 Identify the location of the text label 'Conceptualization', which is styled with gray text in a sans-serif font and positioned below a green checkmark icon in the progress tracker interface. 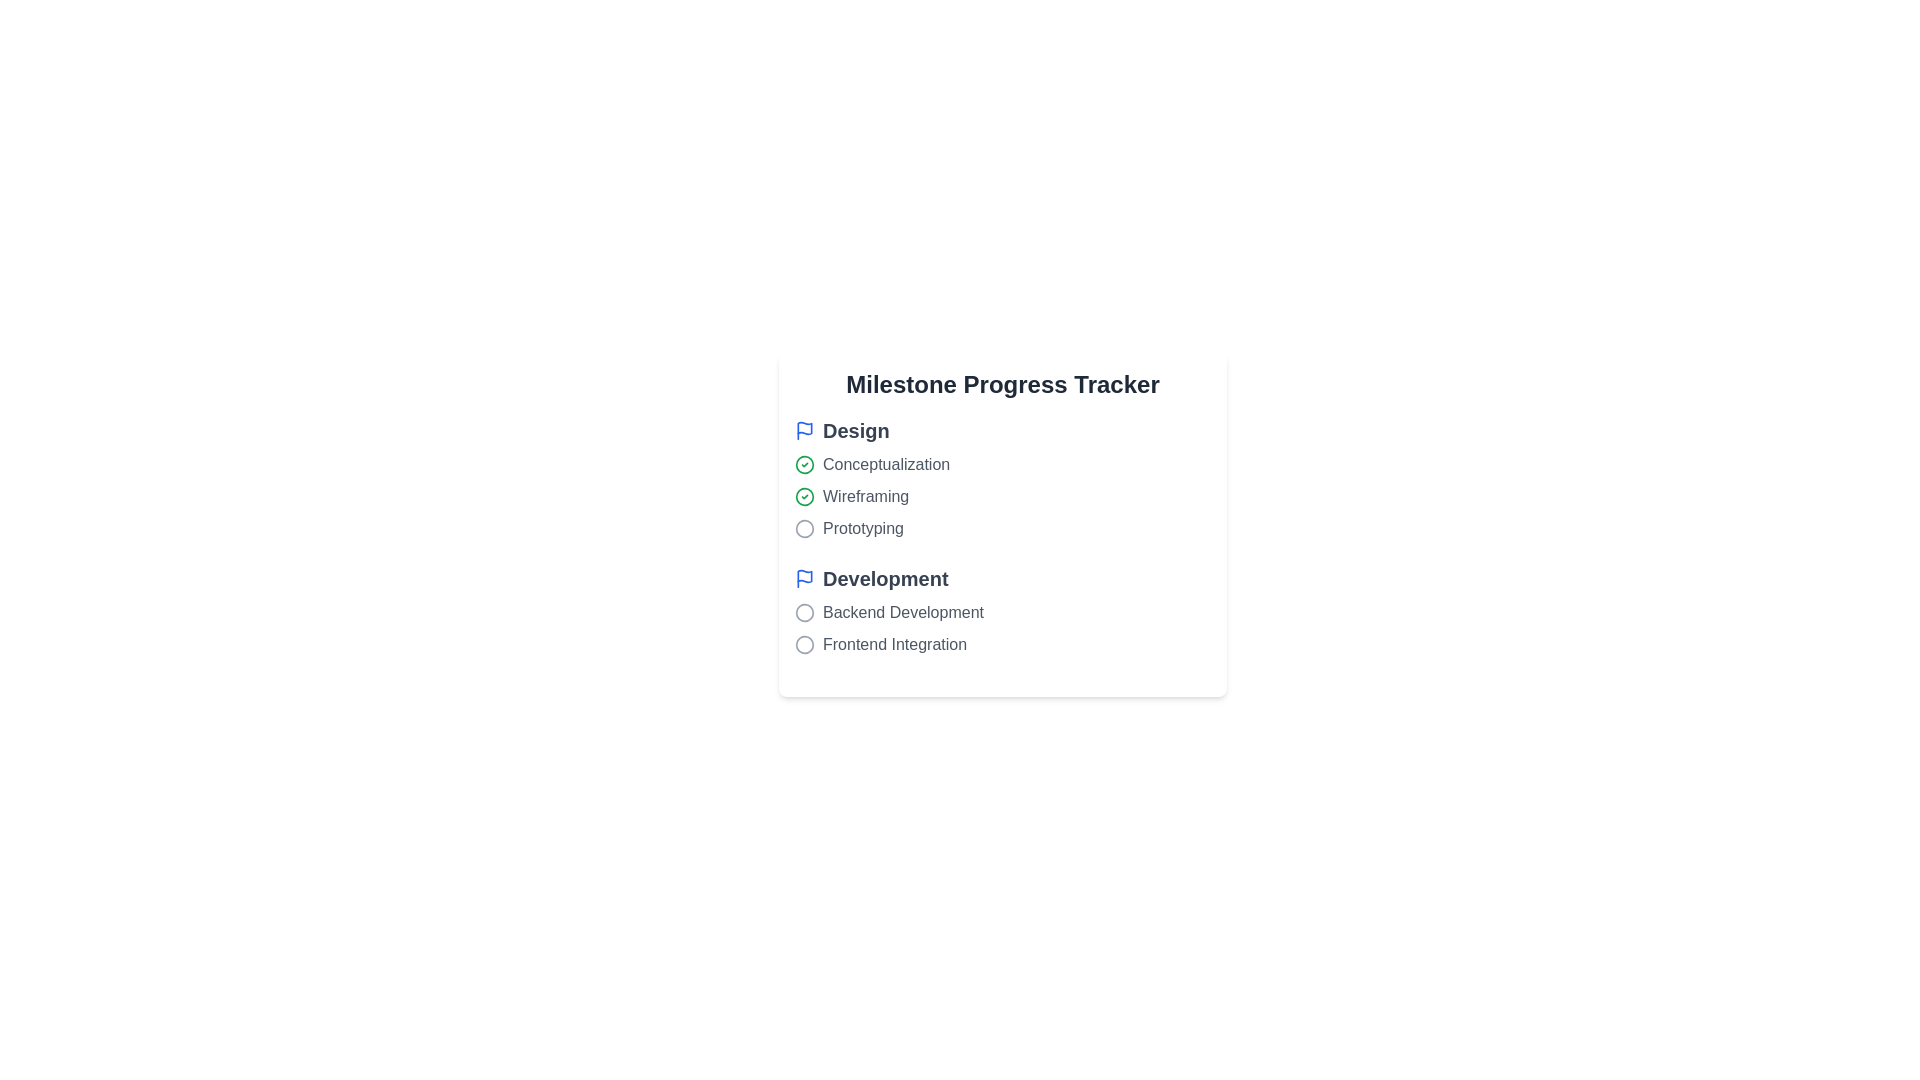
(885, 465).